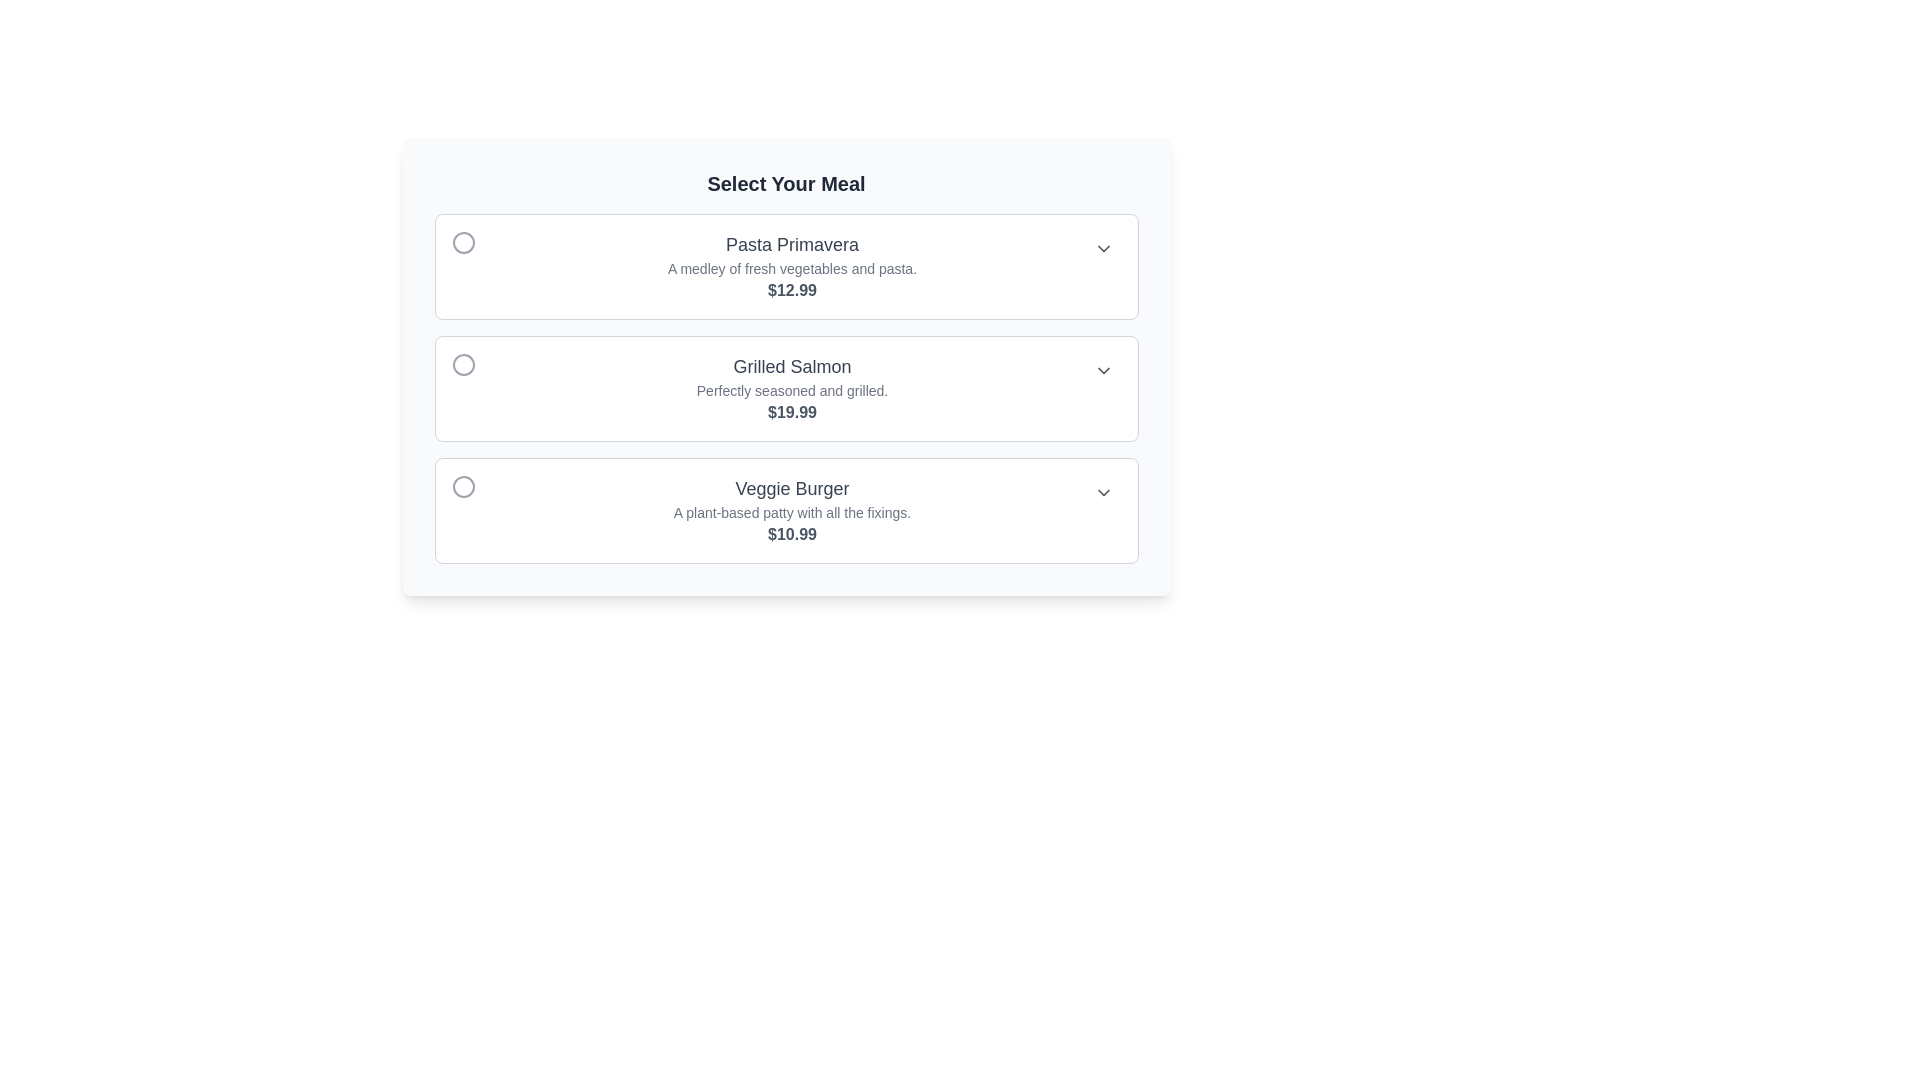 The width and height of the screenshot is (1920, 1080). What do you see at coordinates (462, 486) in the screenshot?
I see `the circular radiobutton` at bounding box center [462, 486].